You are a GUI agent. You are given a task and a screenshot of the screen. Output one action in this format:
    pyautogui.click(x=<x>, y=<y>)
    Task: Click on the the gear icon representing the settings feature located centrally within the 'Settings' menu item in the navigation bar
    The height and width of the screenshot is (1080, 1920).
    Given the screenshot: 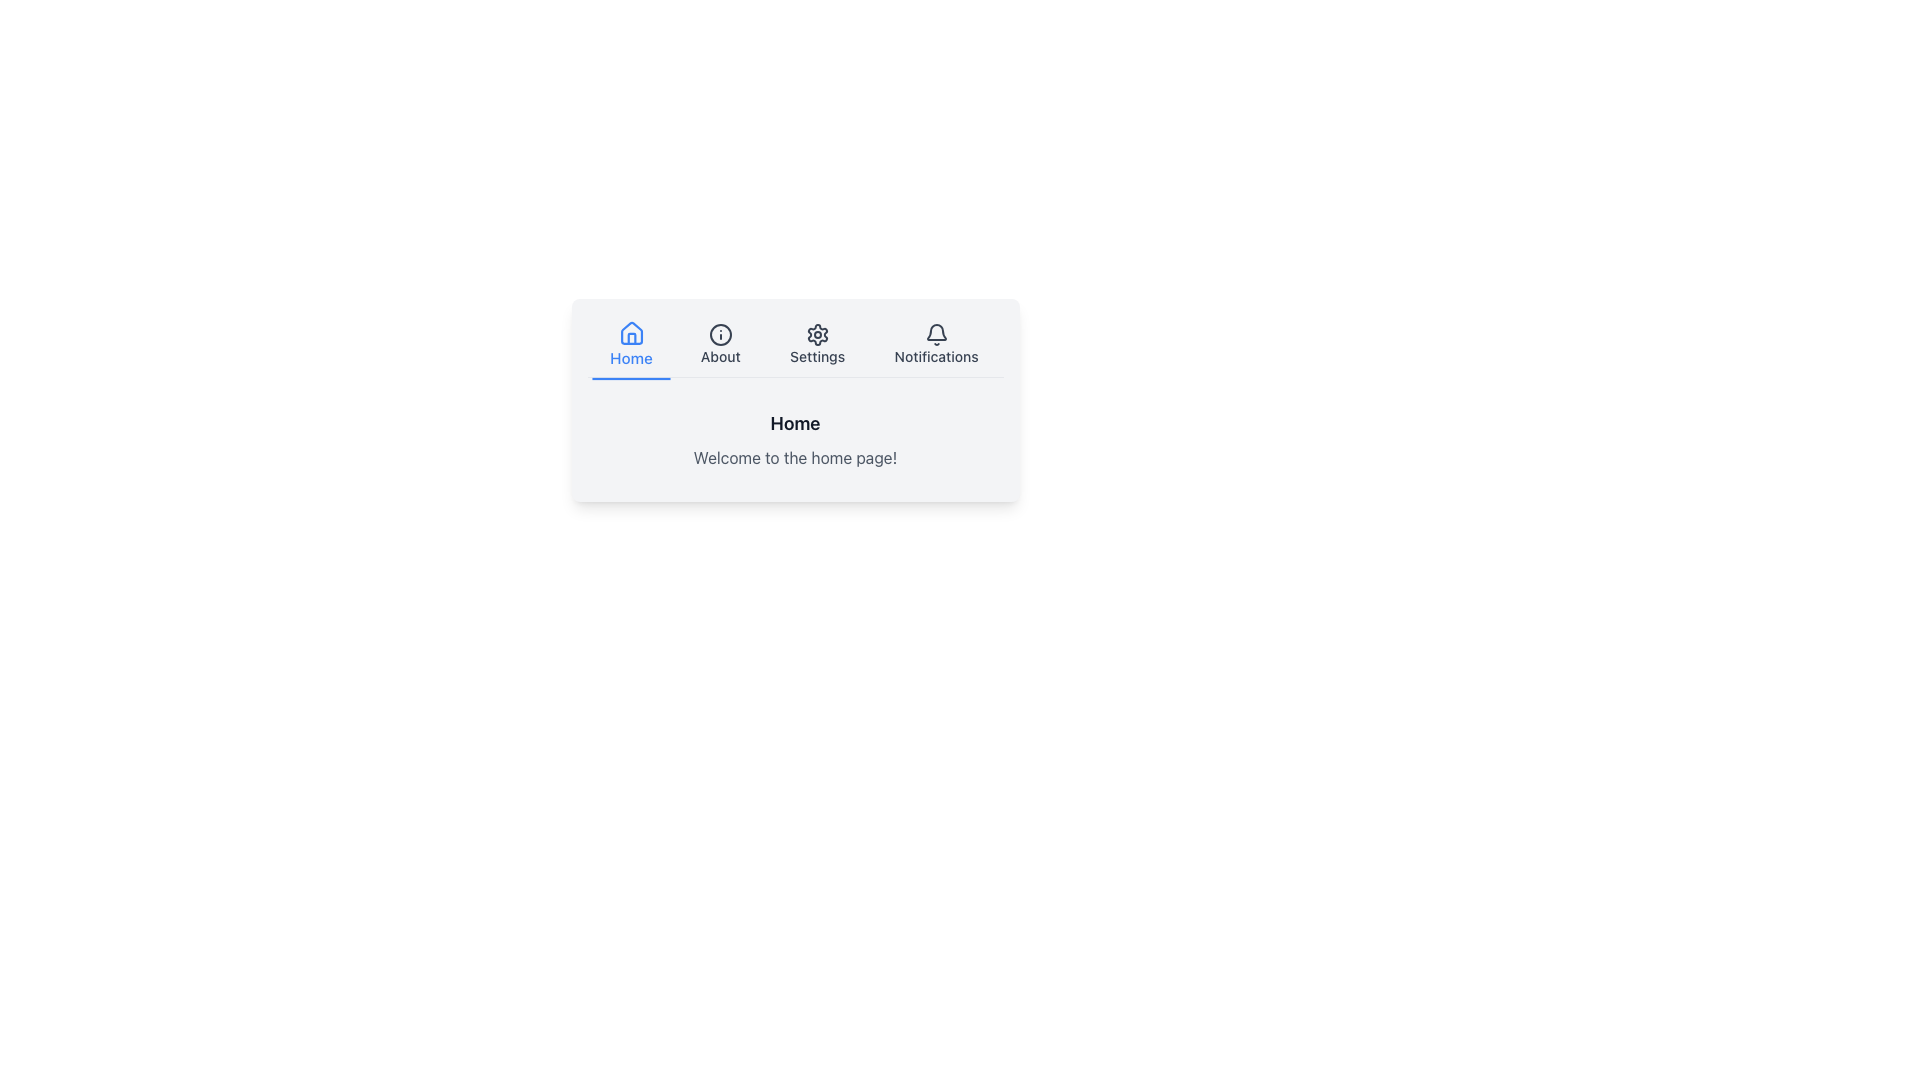 What is the action you would take?
    pyautogui.click(x=817, y=334)
    